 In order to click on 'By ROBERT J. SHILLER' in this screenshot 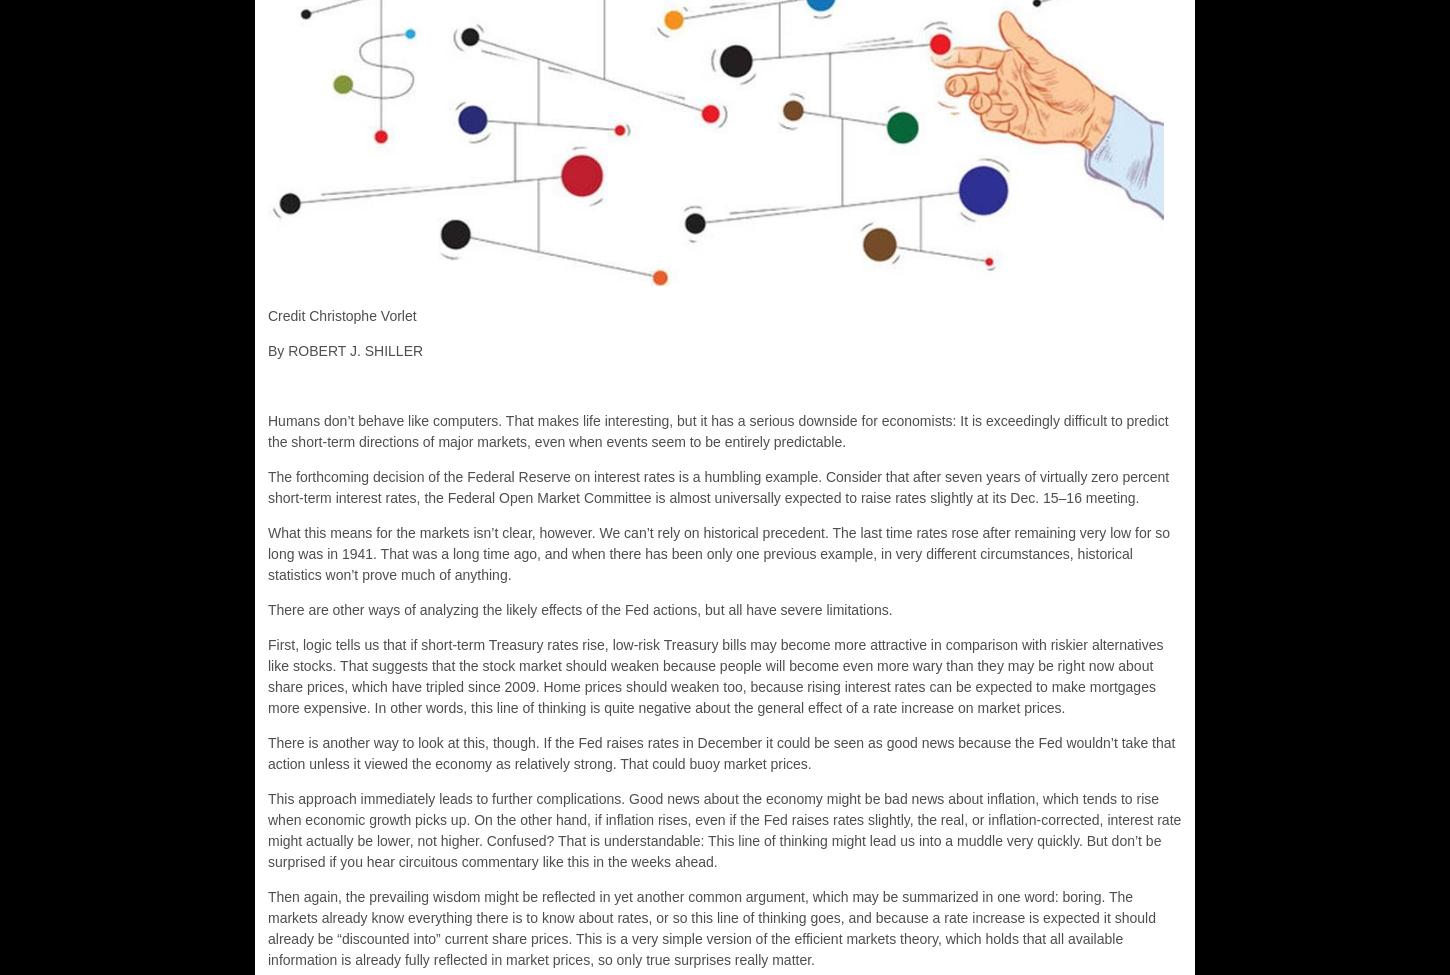, I will do `click(345, 350)`.